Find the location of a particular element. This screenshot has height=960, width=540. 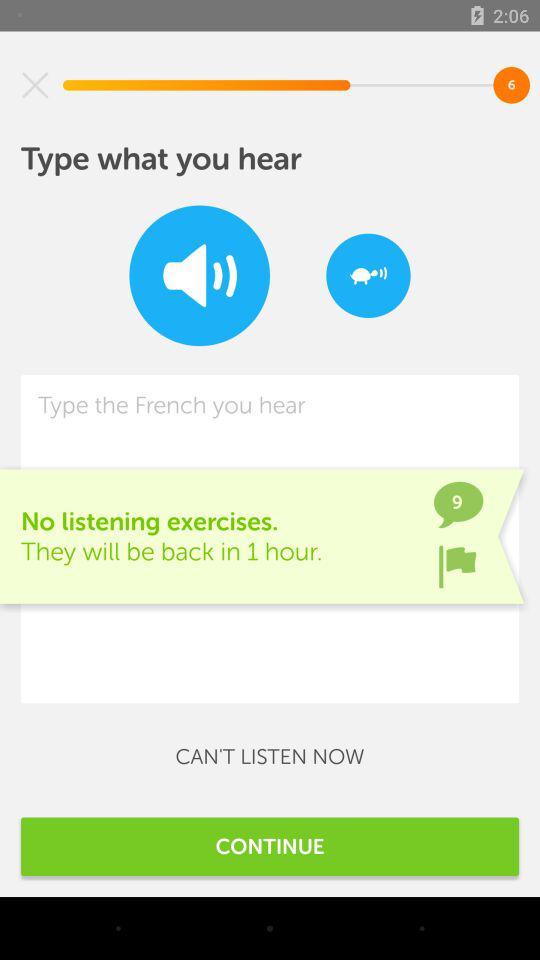

the star icon is located at coordinates (35, 85).